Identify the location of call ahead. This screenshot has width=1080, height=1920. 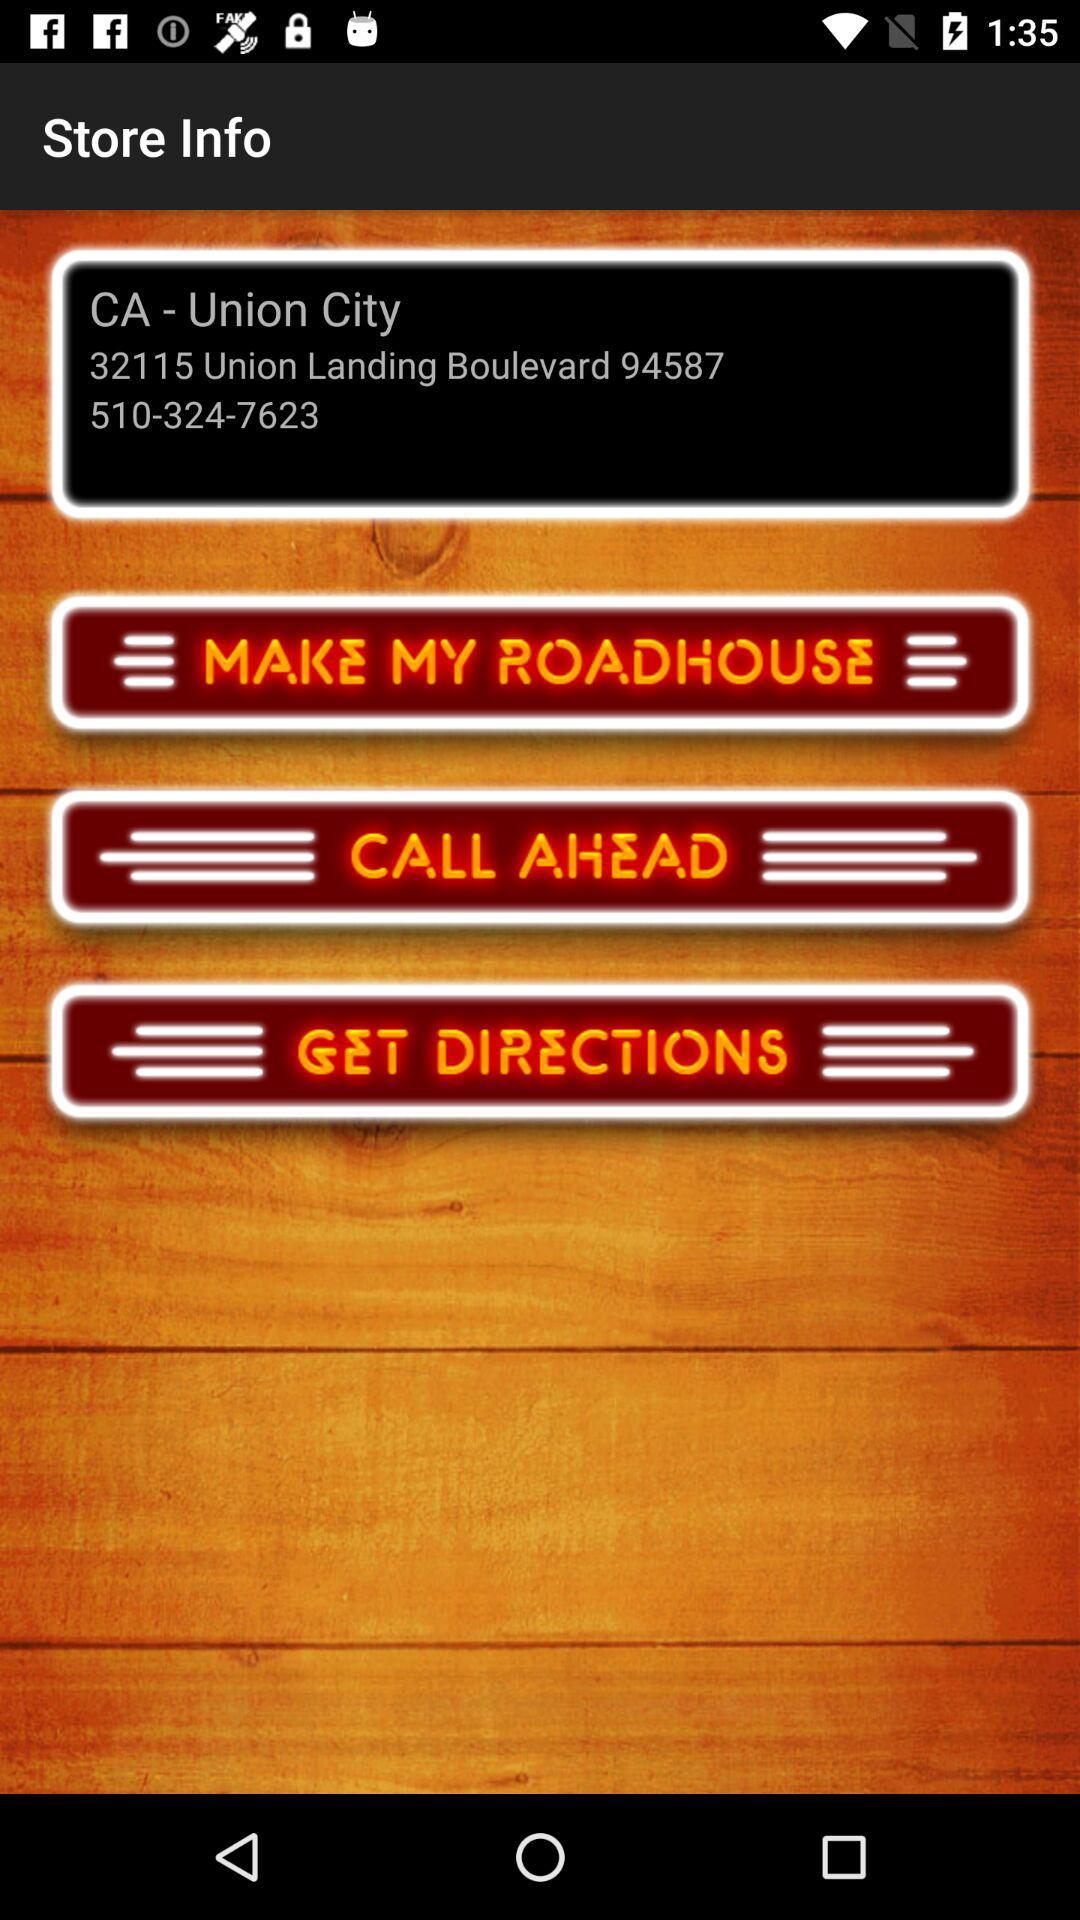
(540, 875).